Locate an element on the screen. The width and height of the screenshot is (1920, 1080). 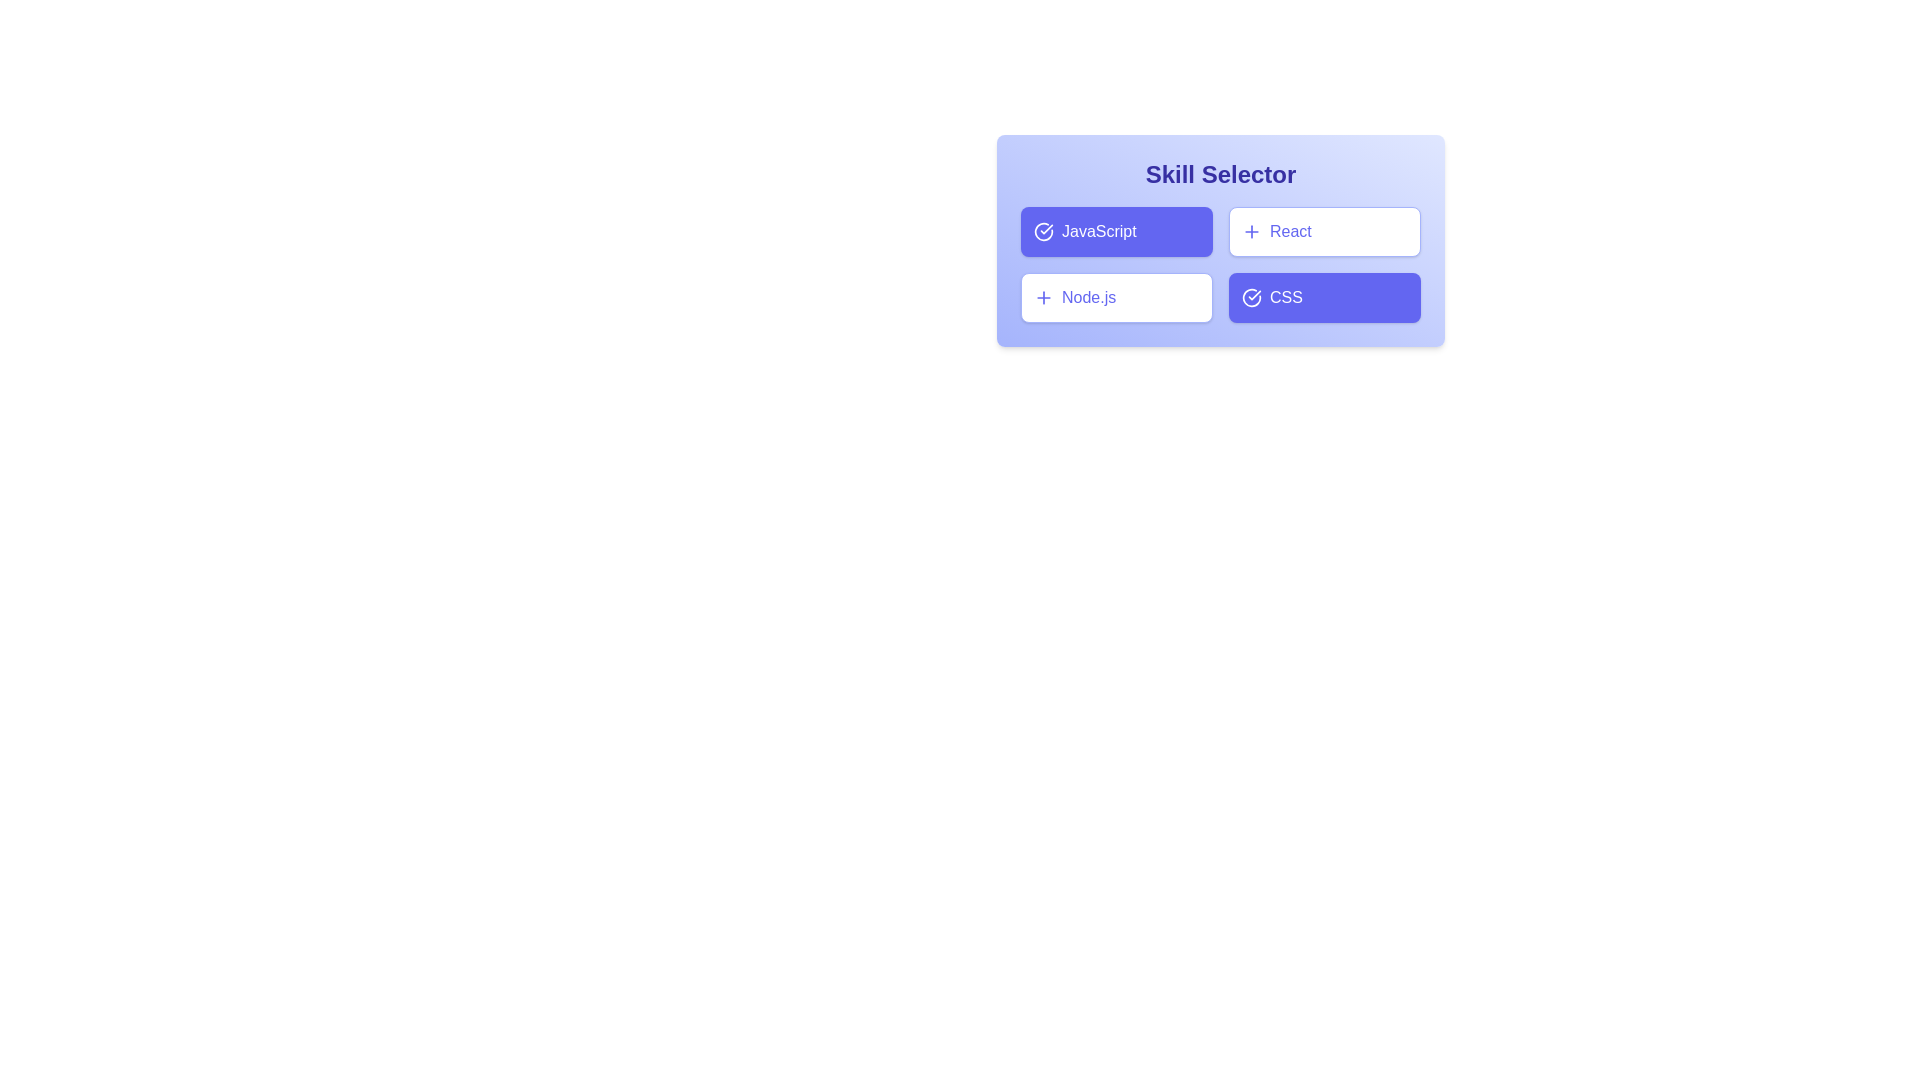
the skill card for Node.js is located at coordinates (1116, 297).